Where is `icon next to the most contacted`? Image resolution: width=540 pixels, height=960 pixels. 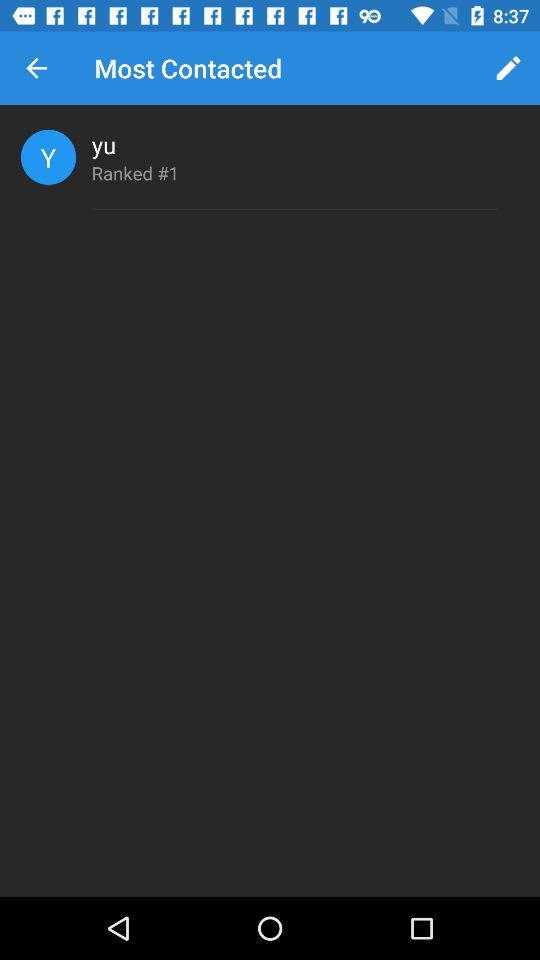
icon next to the most contacted is located at coordinates (36, 68).